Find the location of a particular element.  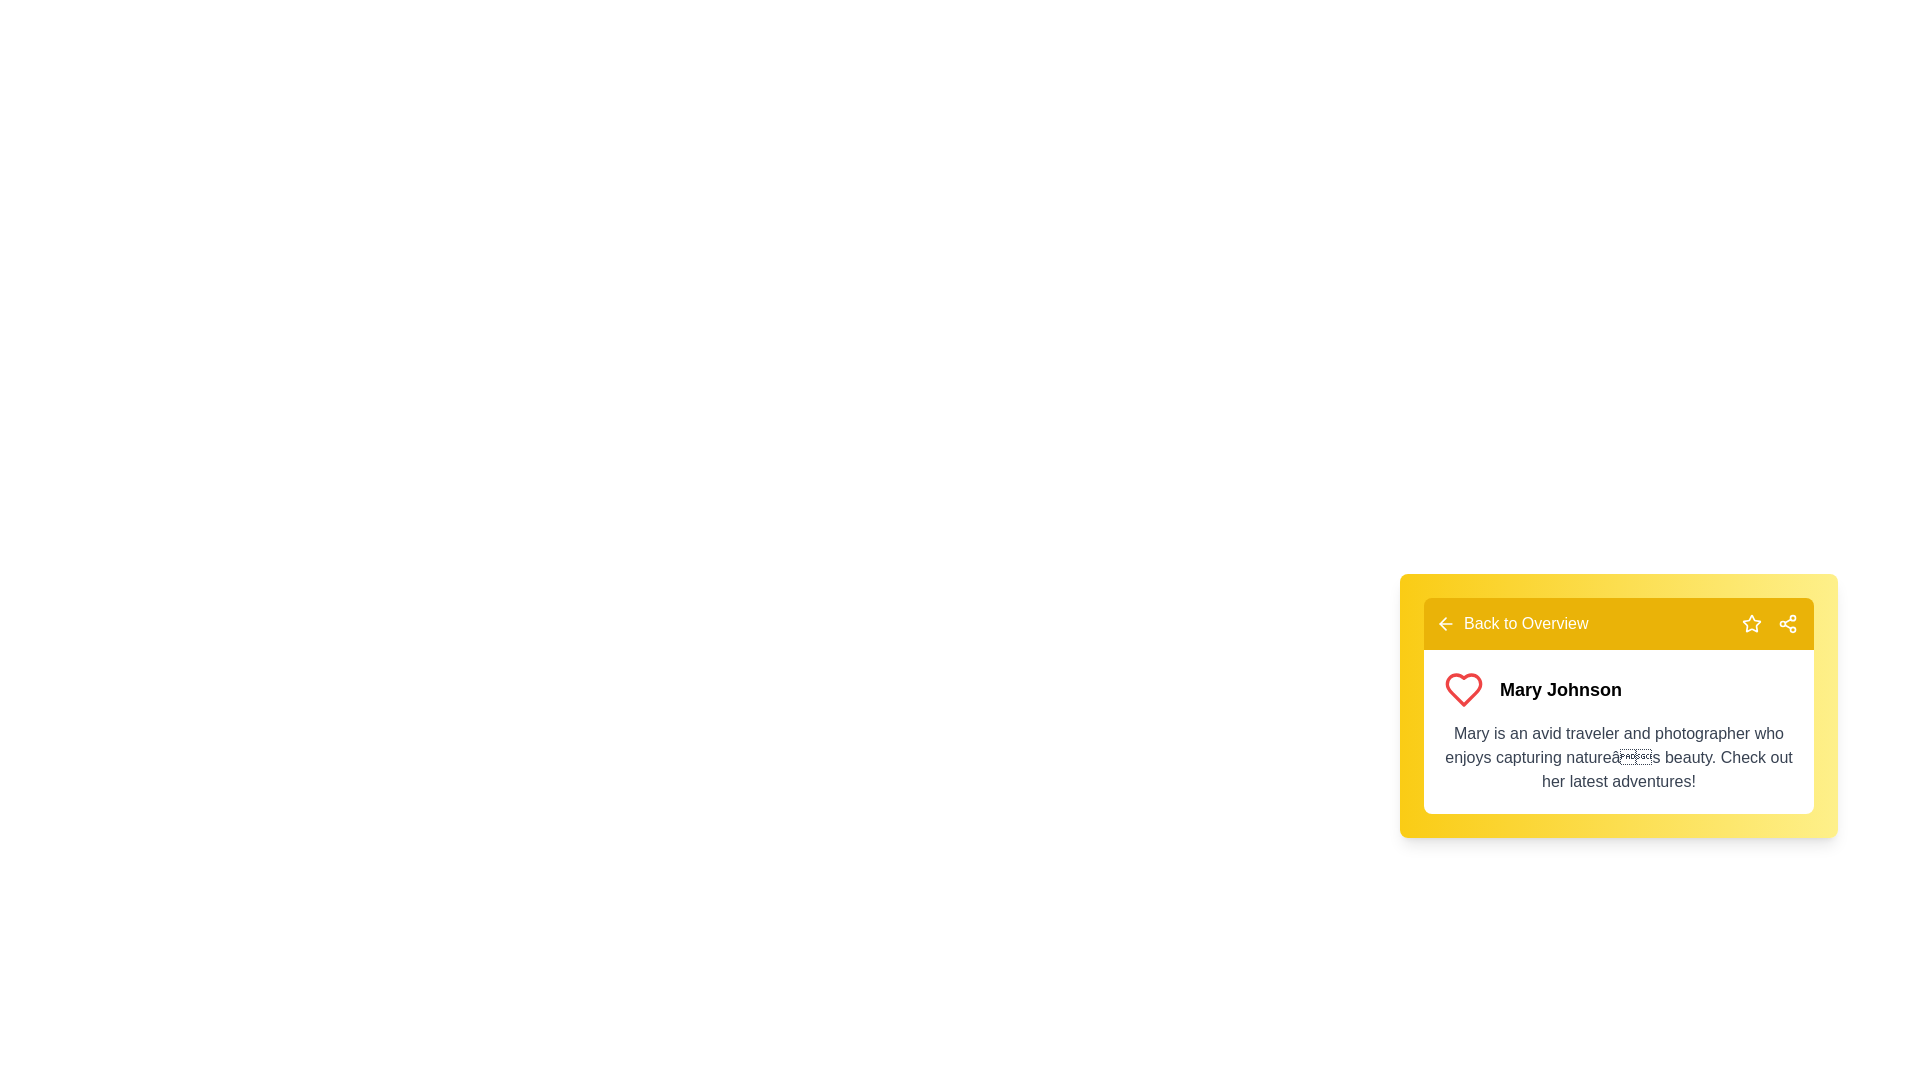

the 'Back to Overview' text label, which is styled with a yellow background and centered white text is located at coordinates (1525, 623).